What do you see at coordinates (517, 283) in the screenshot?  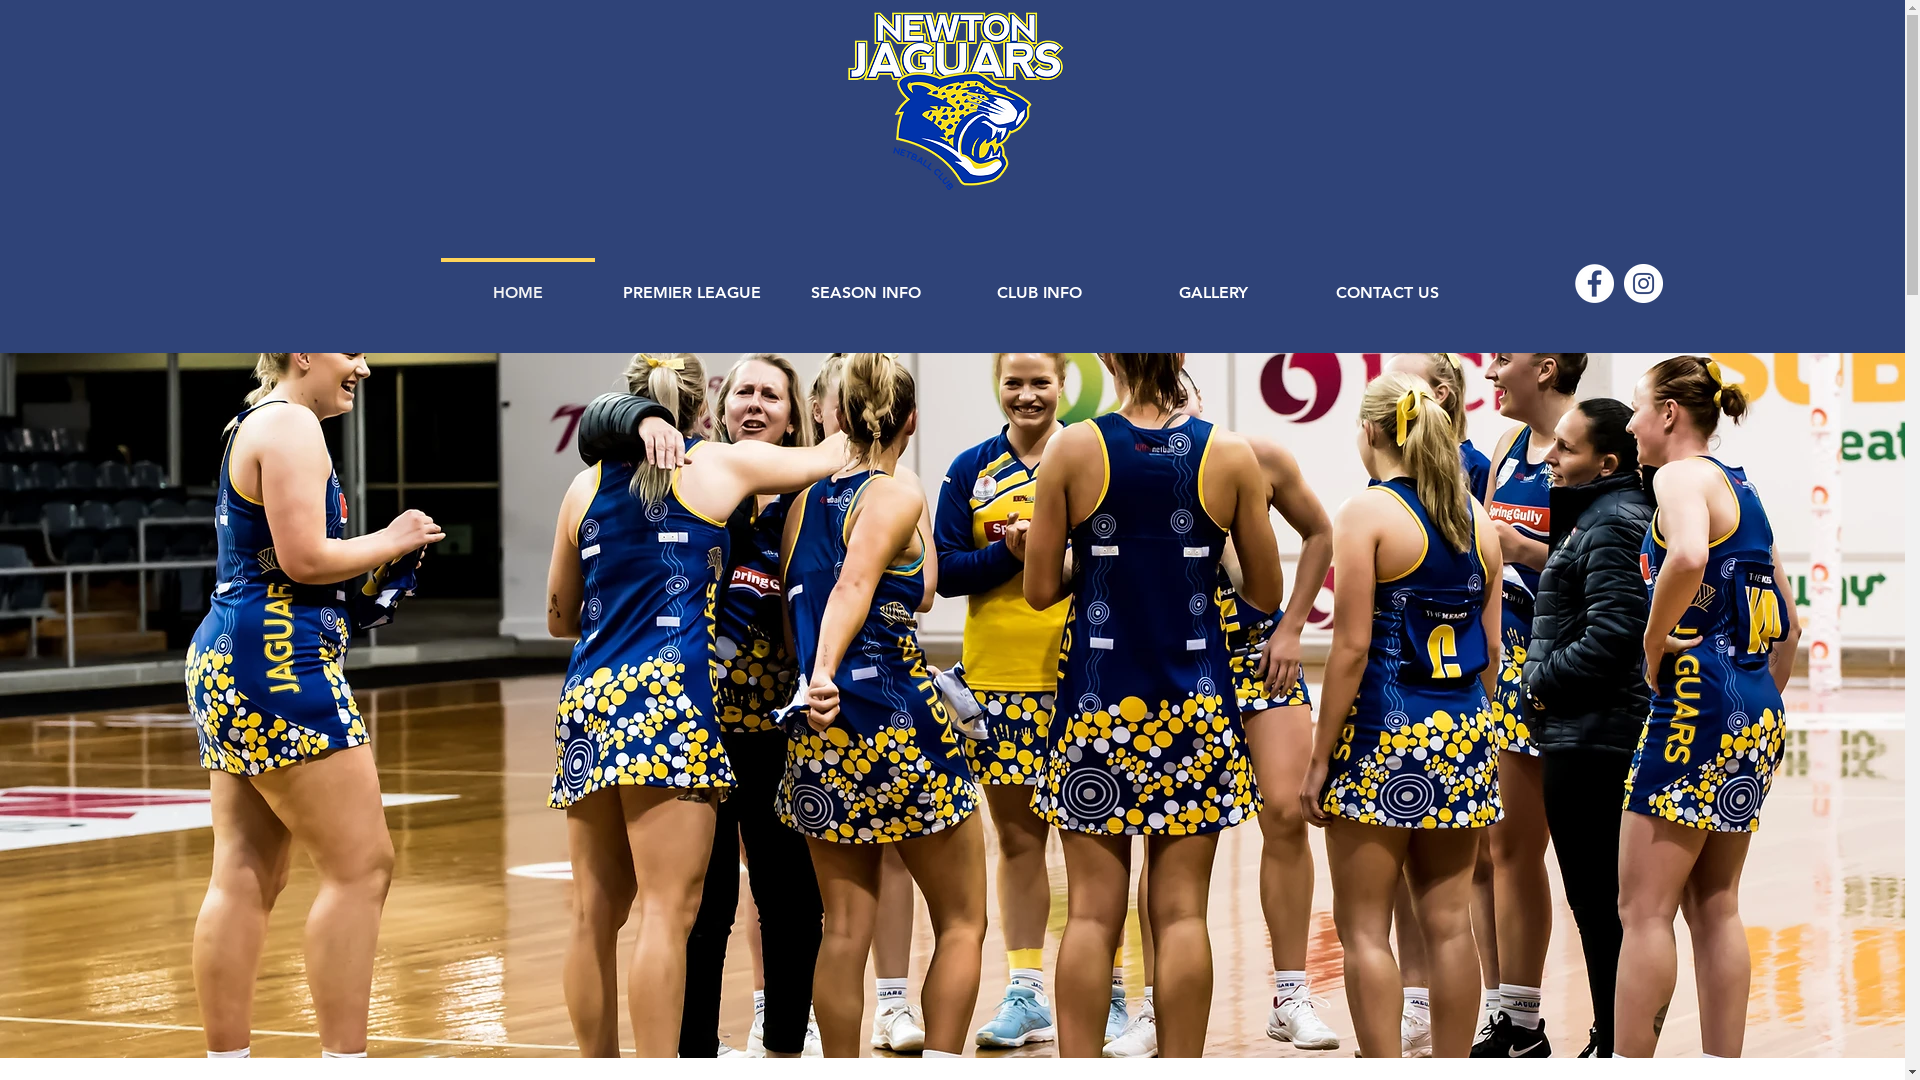 I see `'HOME'` at bounding box center [517, 283].